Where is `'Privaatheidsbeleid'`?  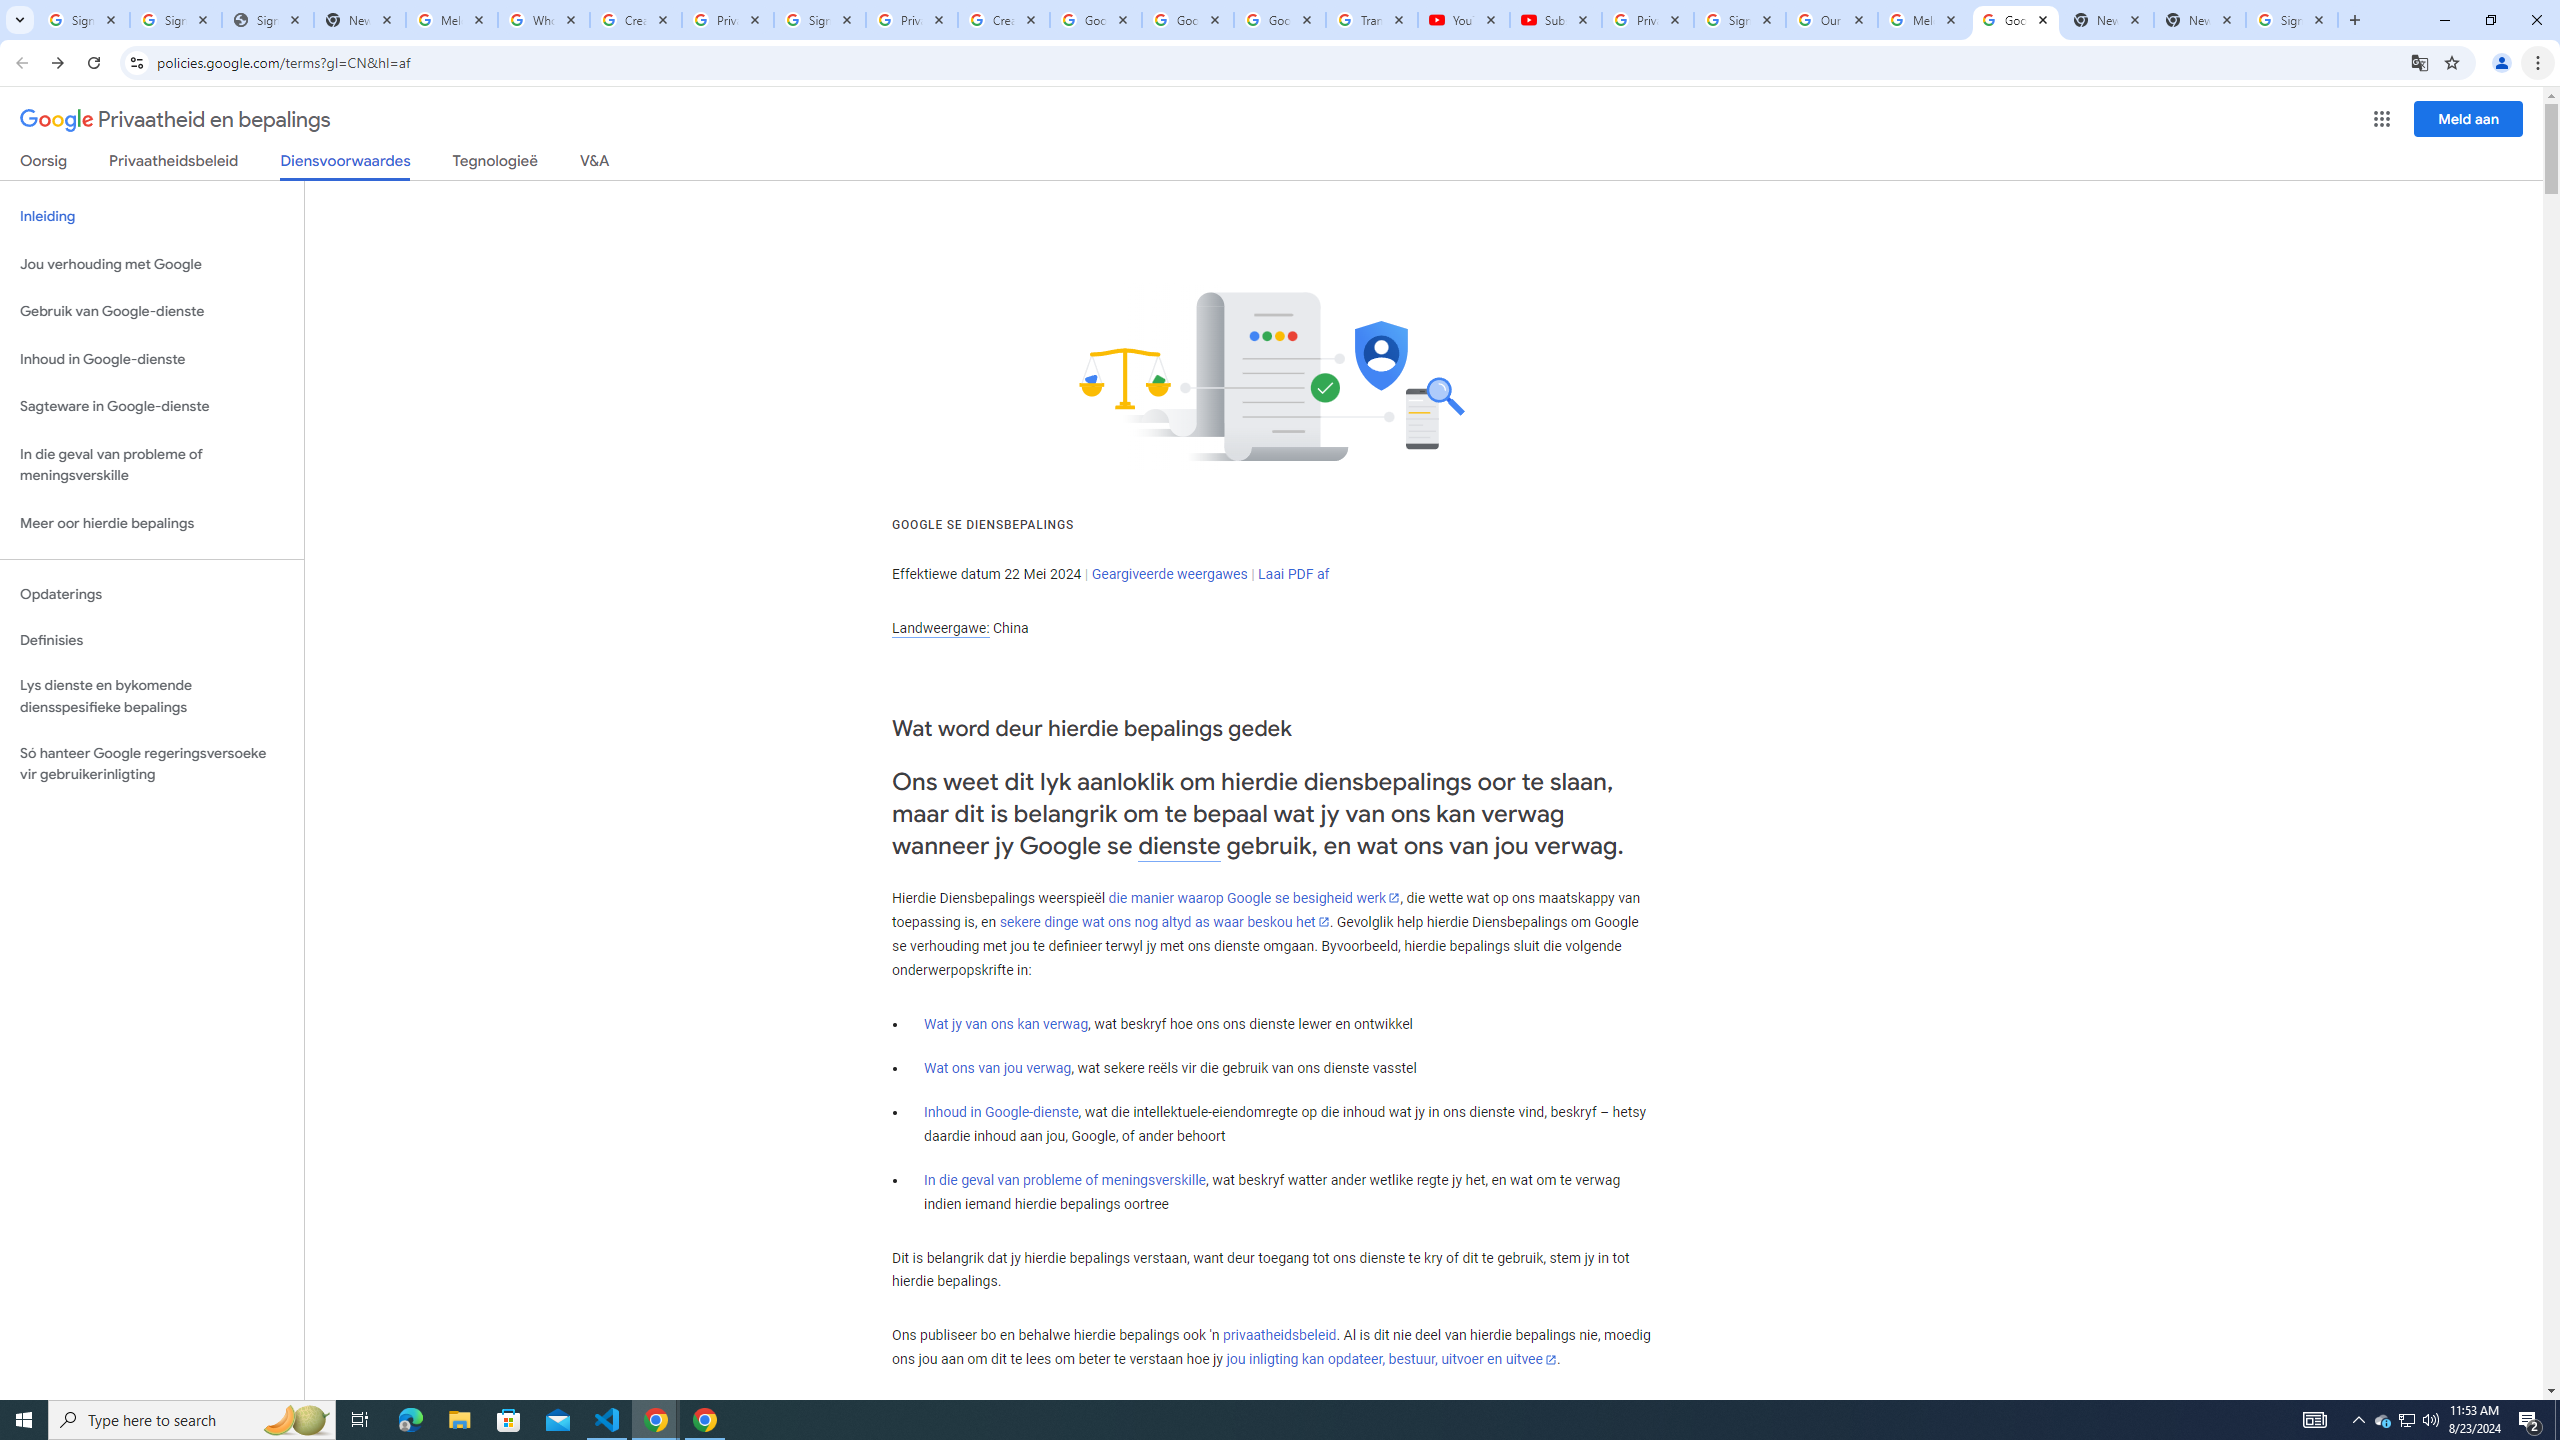 'Privaatheidsbeleid' is located at coordinates (174, 164).